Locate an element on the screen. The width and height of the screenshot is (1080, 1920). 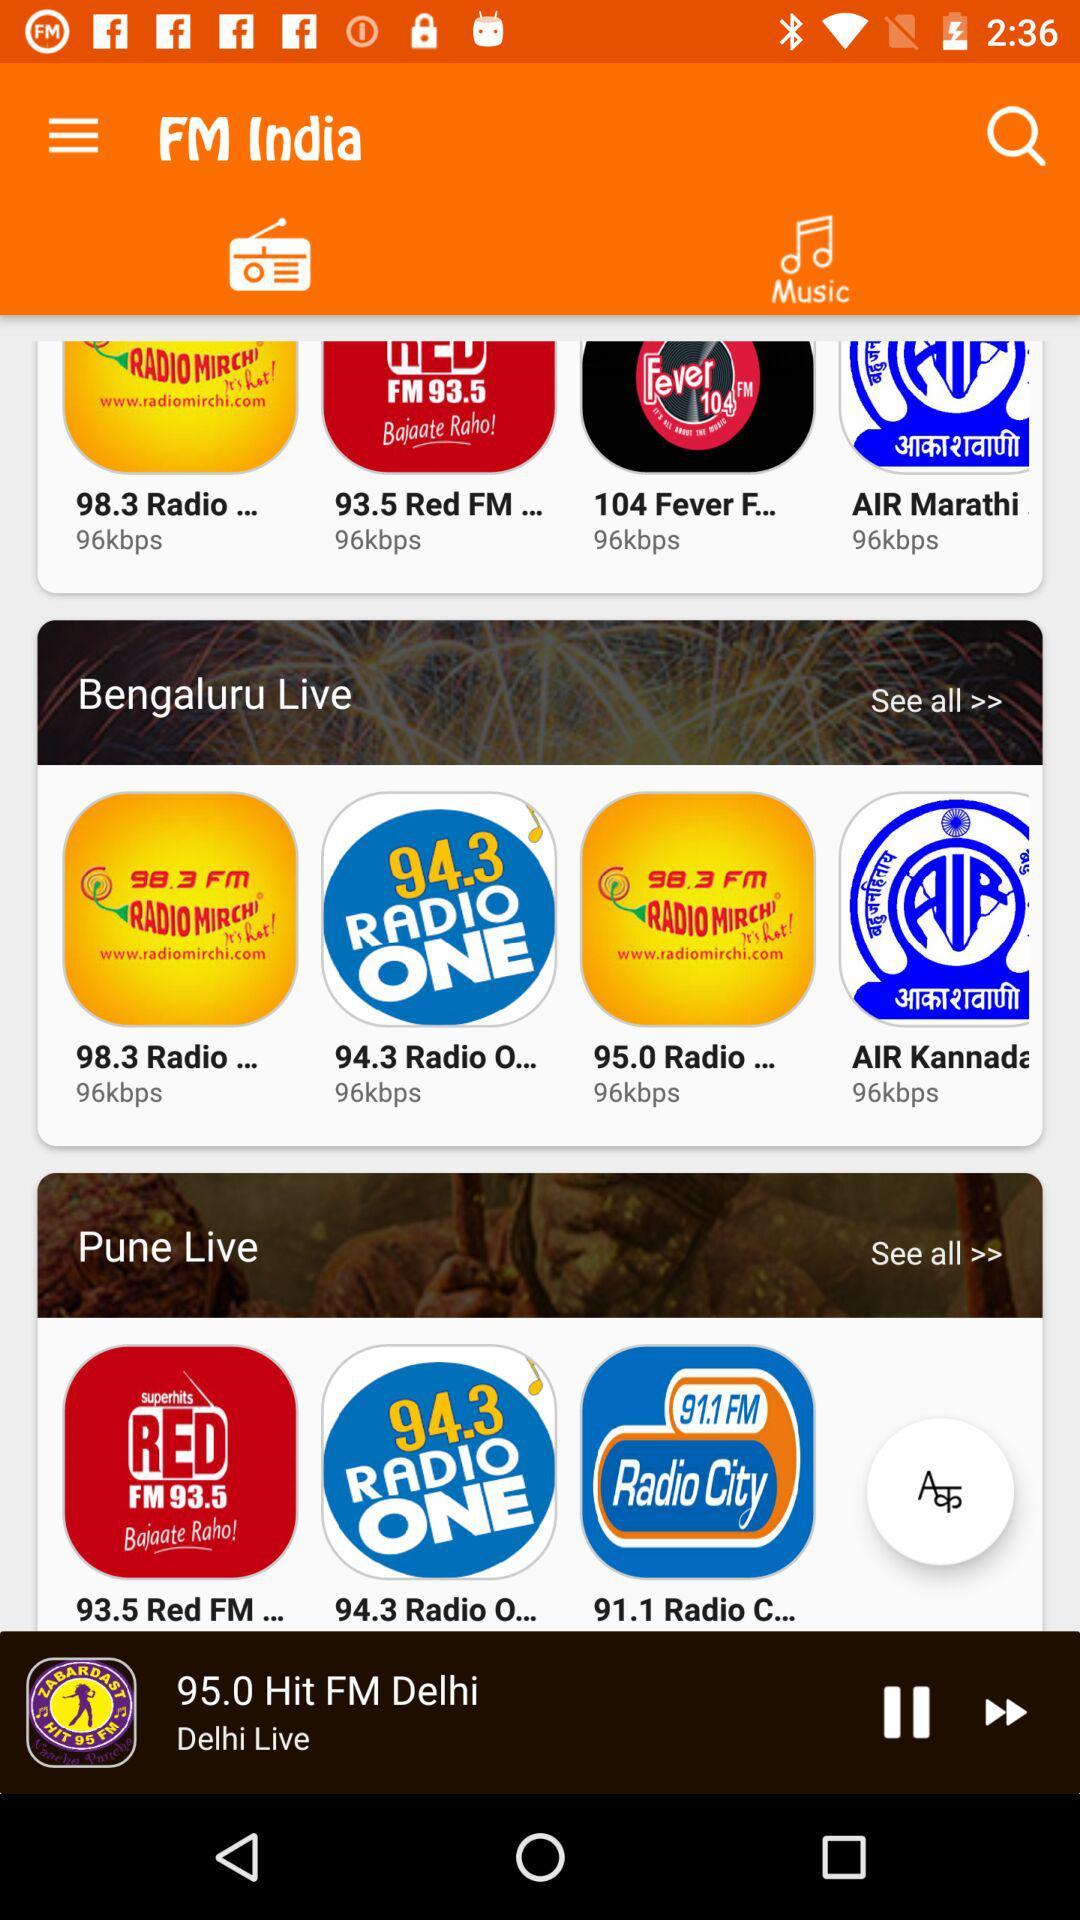
see more is located at coordinates (940, 1491).